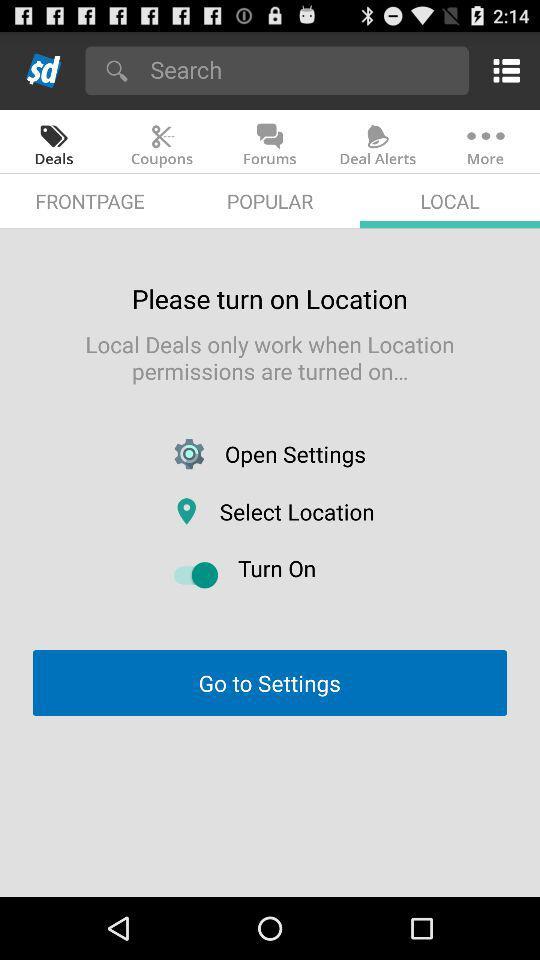  I want to click on menu, so click(502, 70).